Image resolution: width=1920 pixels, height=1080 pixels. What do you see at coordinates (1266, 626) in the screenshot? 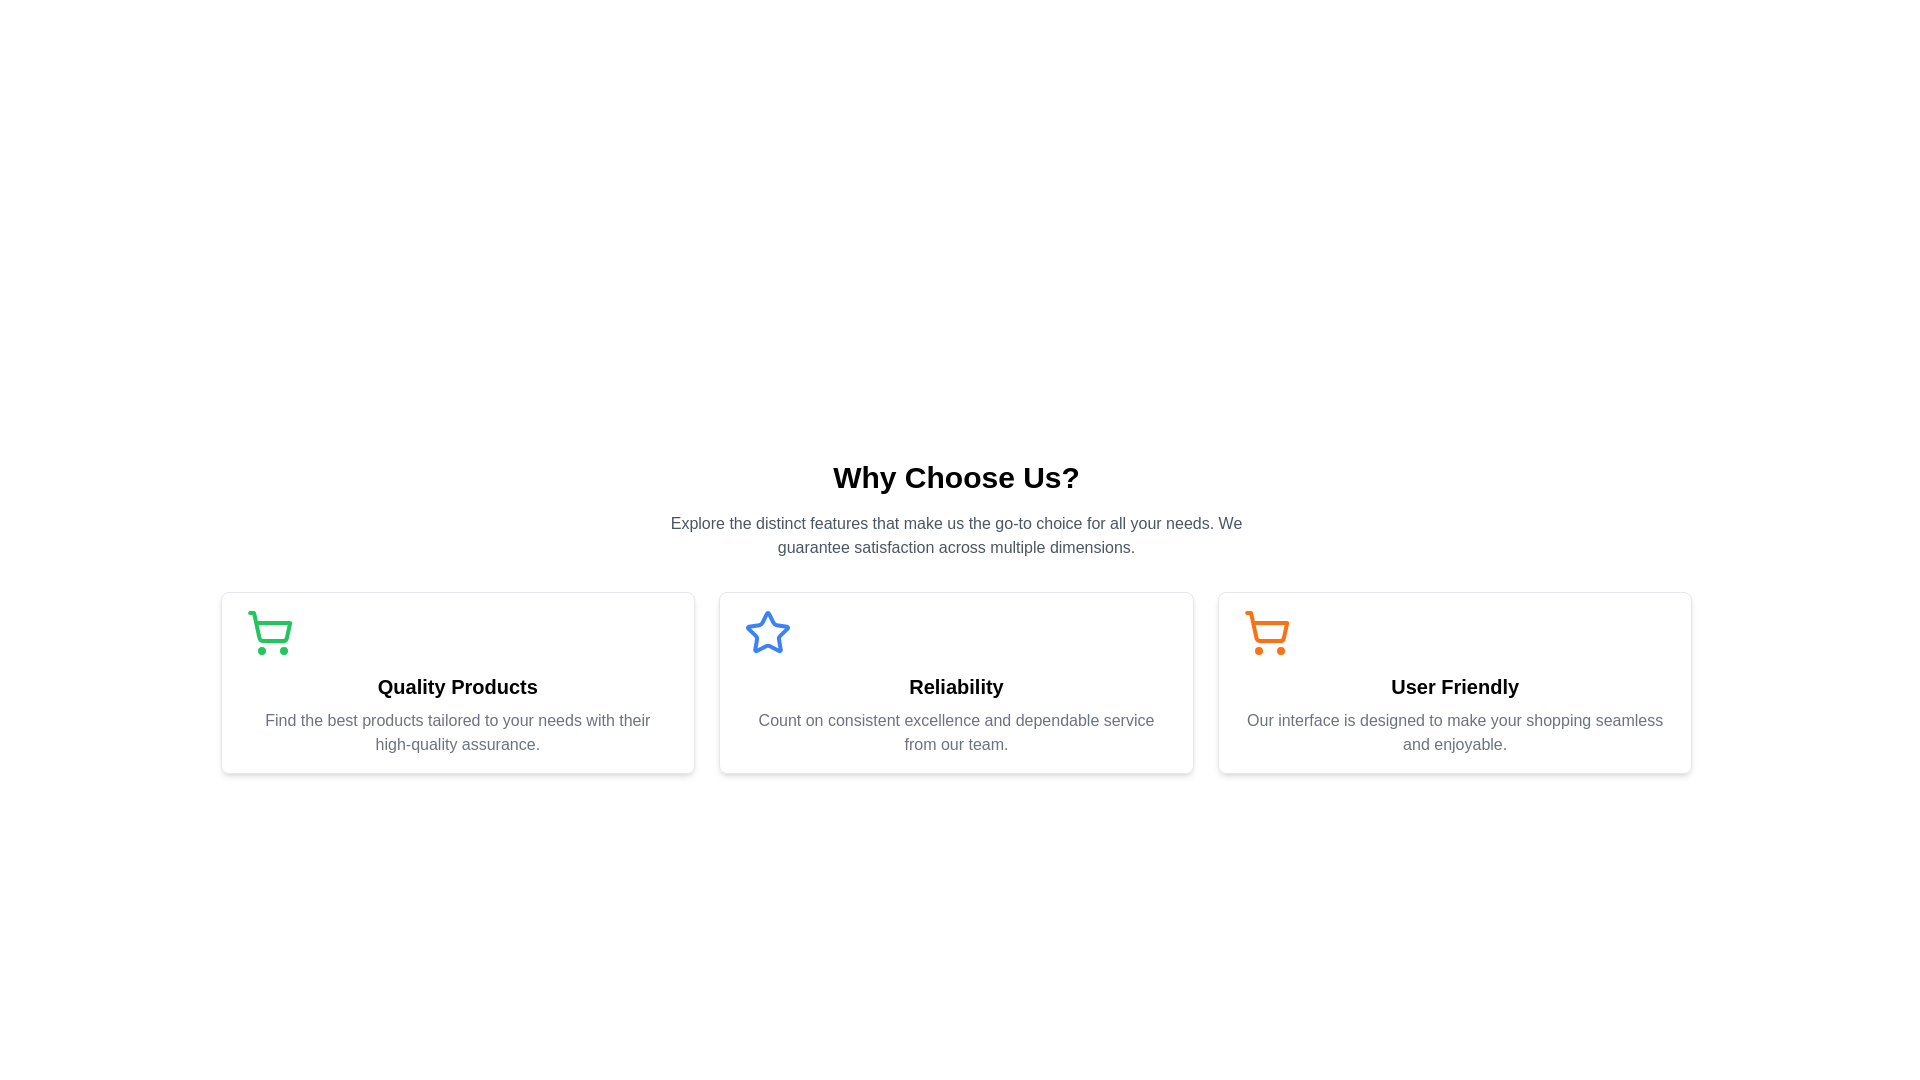
I see `the semi-rectangular base of the shopping cart icon in the 'User Friendly' card, which is the third card from the left on the bottom row` at bounding box center [1266, 626].